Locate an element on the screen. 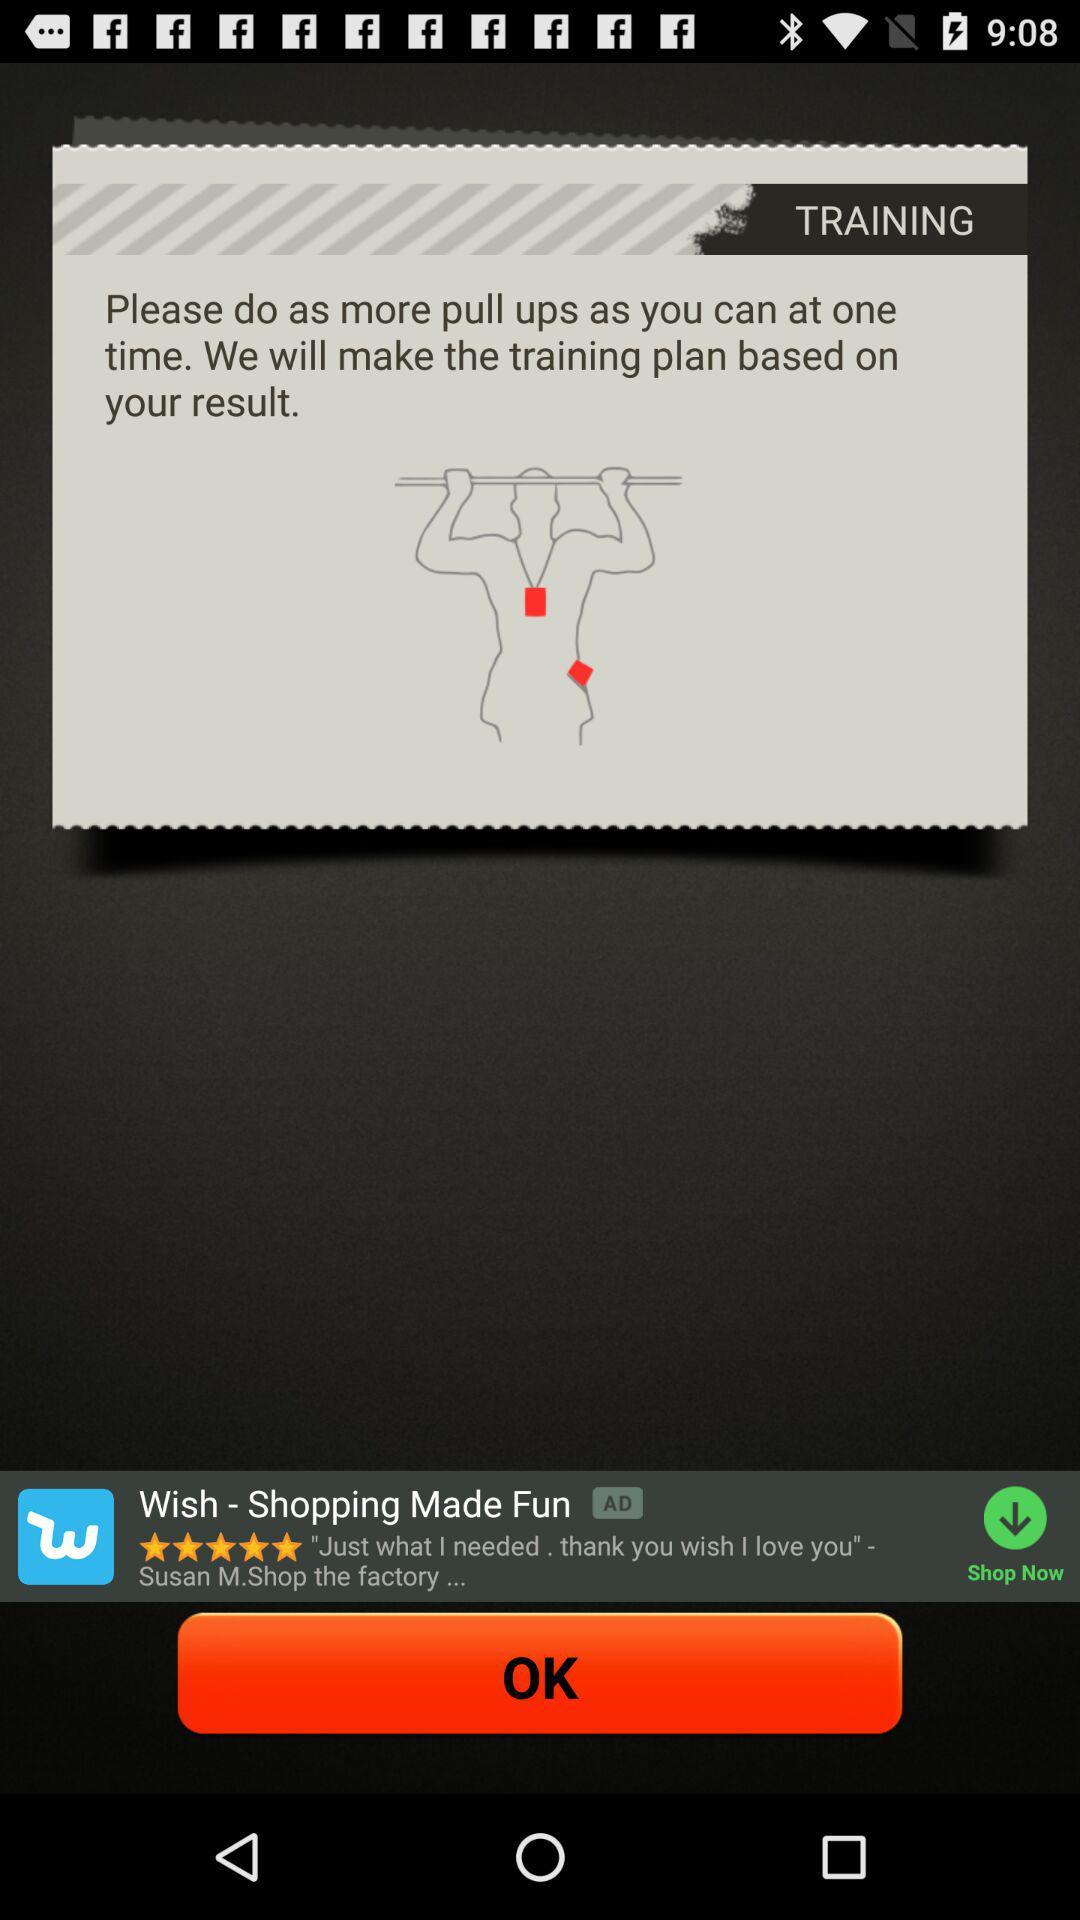 This screenshot has height=1920, width=1080. the twitter icon is located at coordinates (64, 1644).